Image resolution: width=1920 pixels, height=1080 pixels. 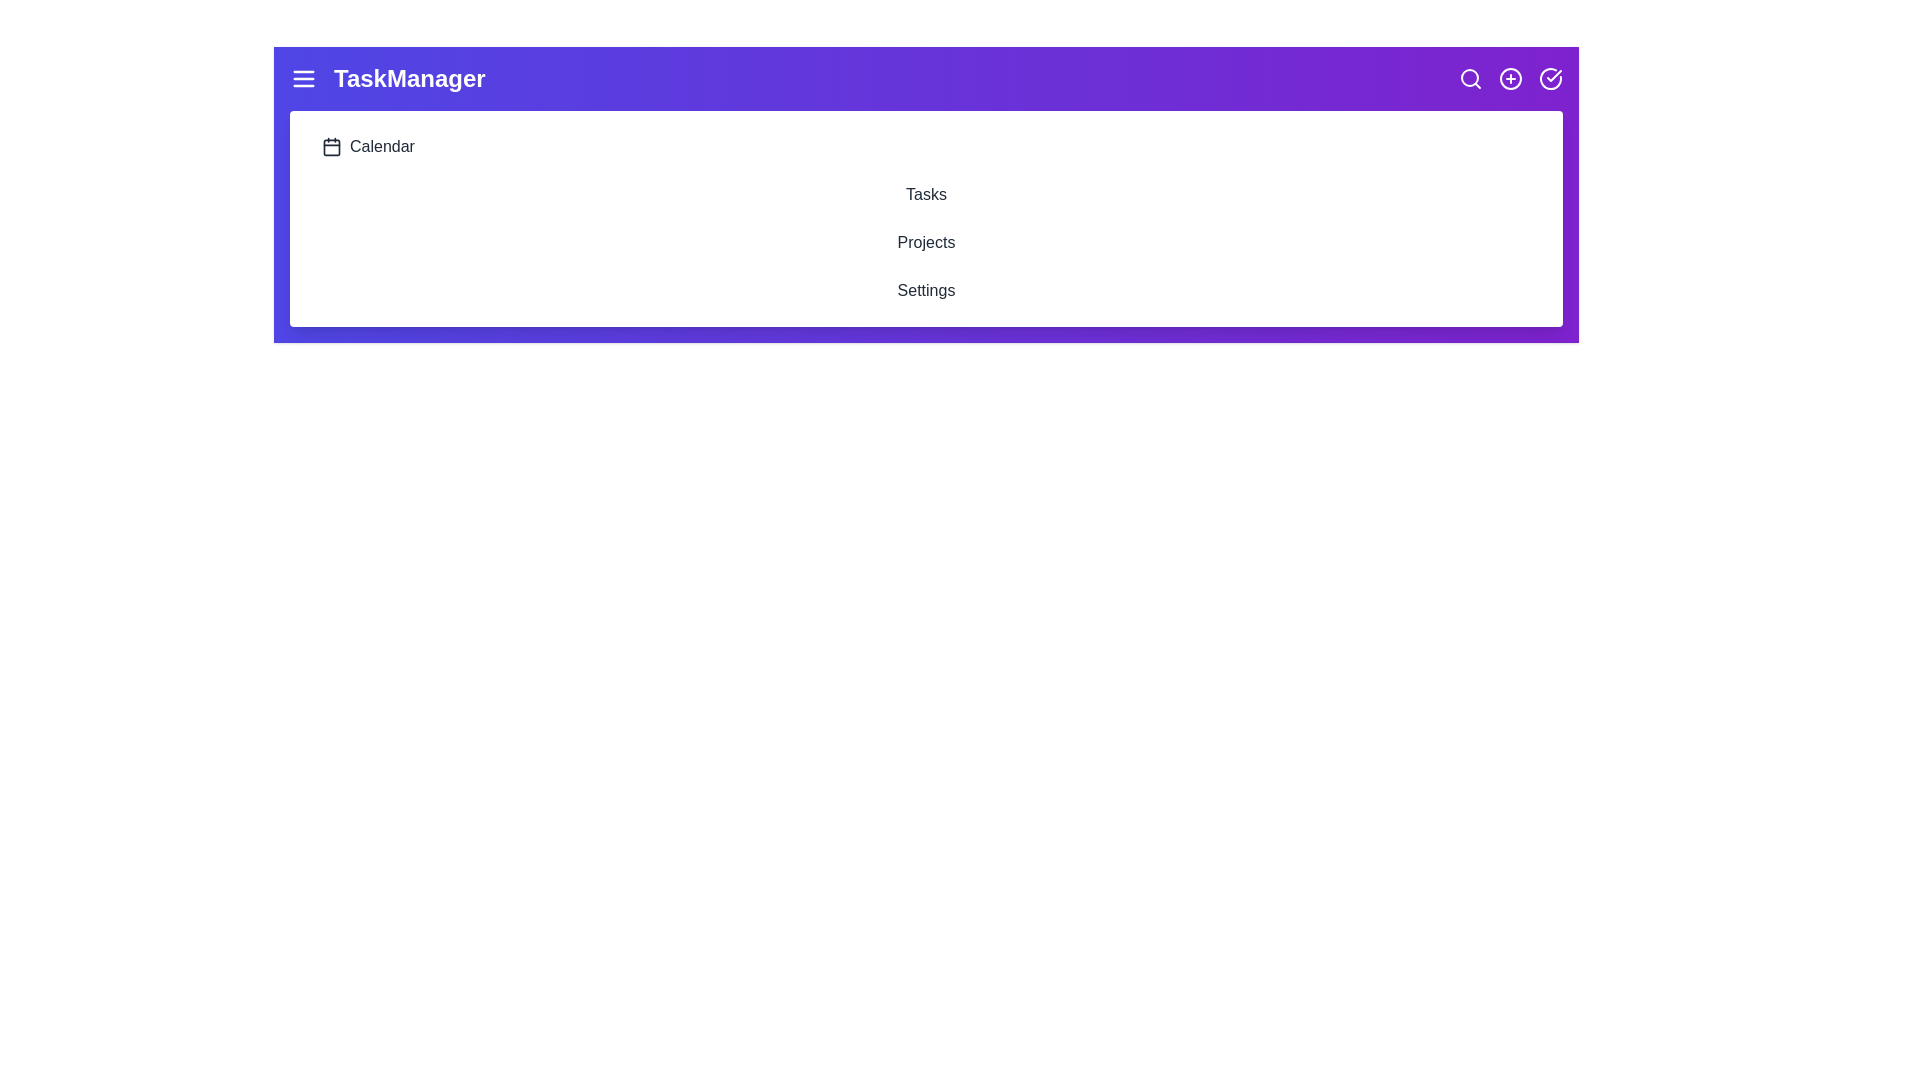 What do you see at coordinates (1470, 77) in the screenshot?
I see `the search icon to initiate the search functionality` at bounding box center [1470, 77].